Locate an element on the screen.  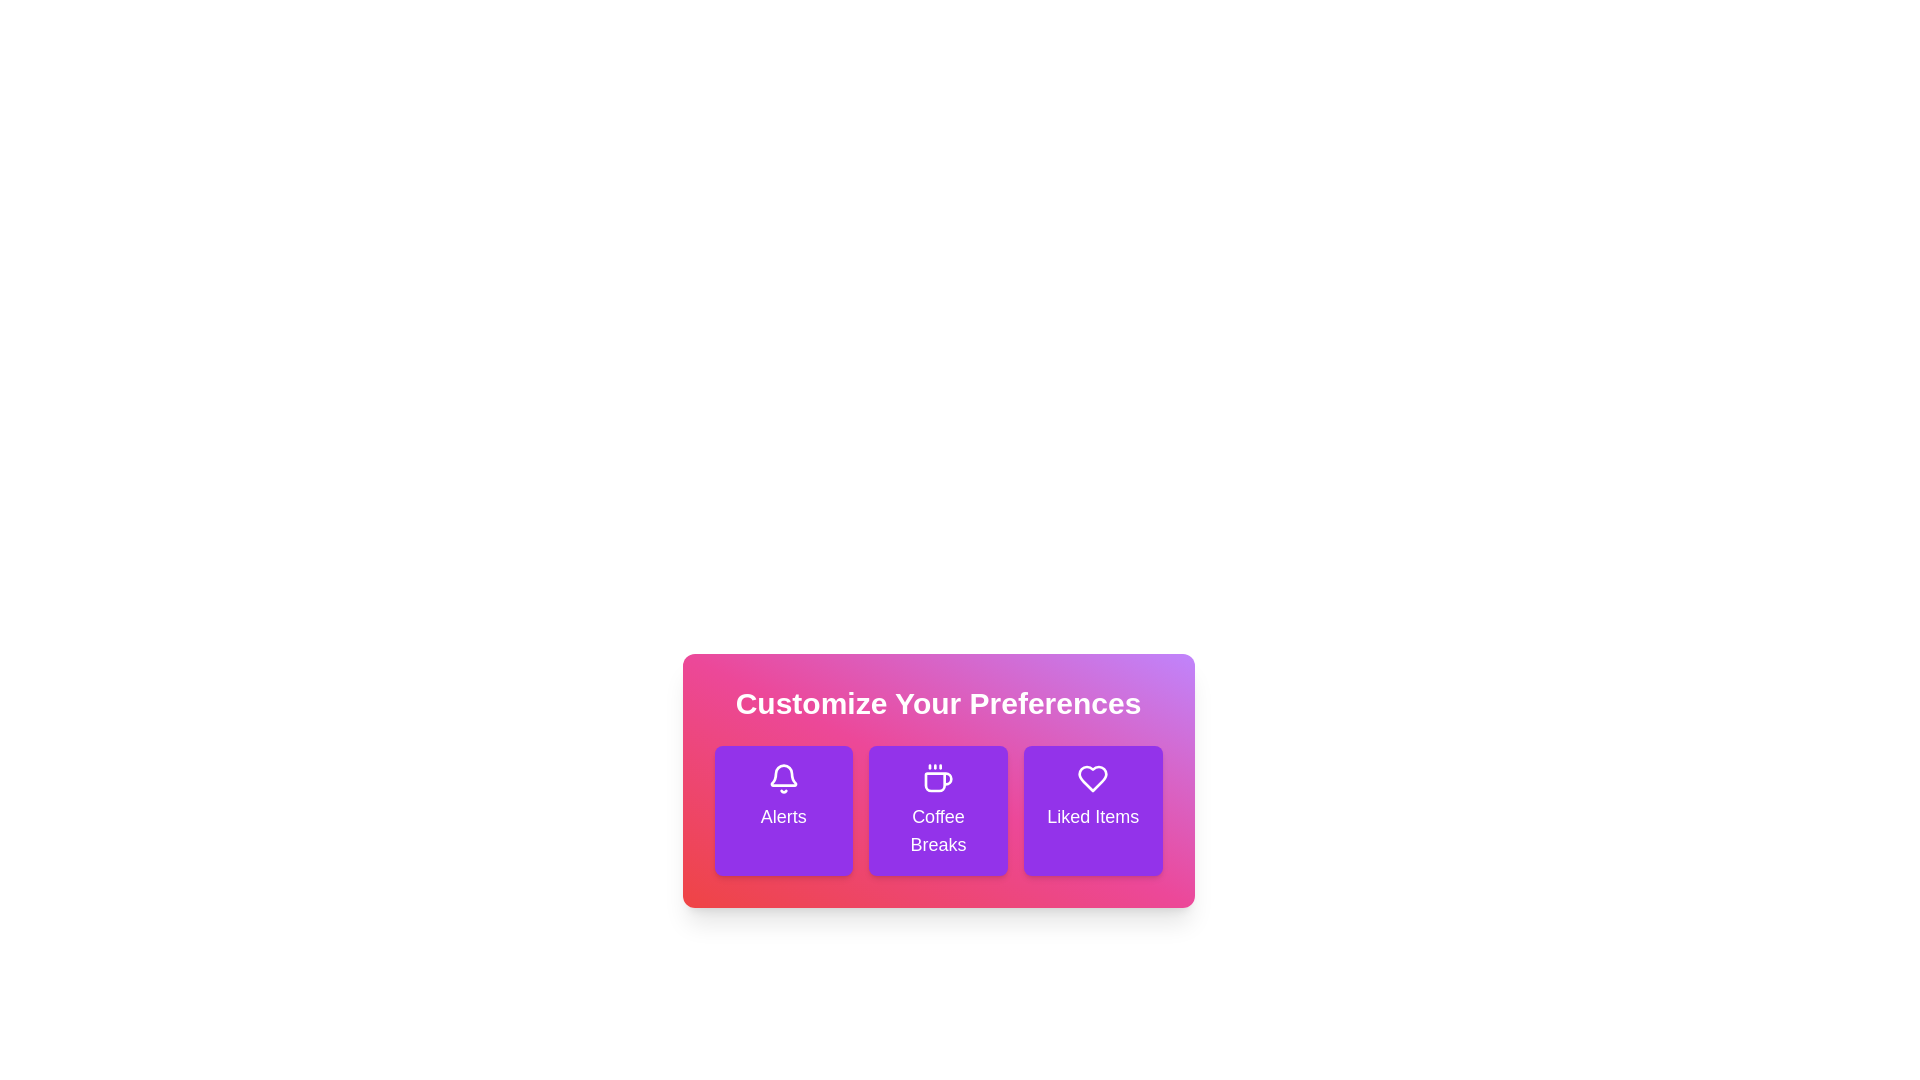
the text header 'Customize Your Preferences' which is styled in bold, large font and is centrally aligned on a gradient background is located at coordinates (937, 703).